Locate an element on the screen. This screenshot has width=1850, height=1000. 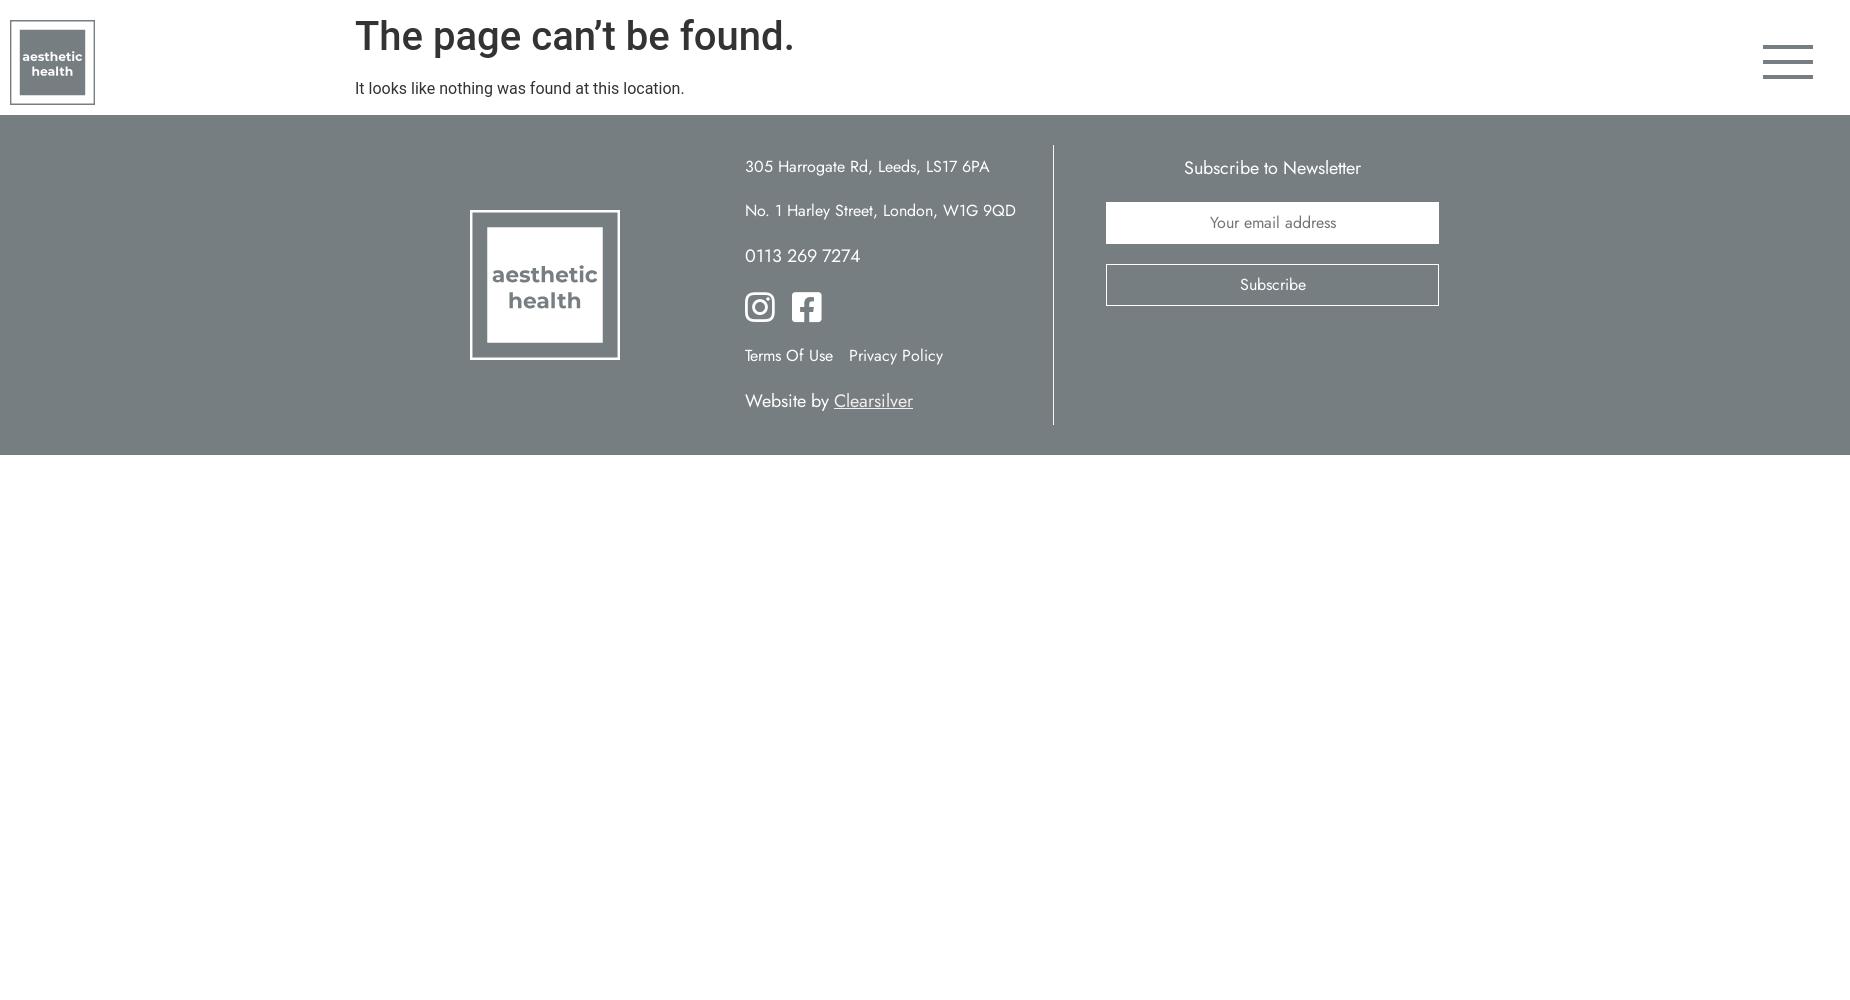
'The page can’t be found.' is located at coordinates (574, 36).